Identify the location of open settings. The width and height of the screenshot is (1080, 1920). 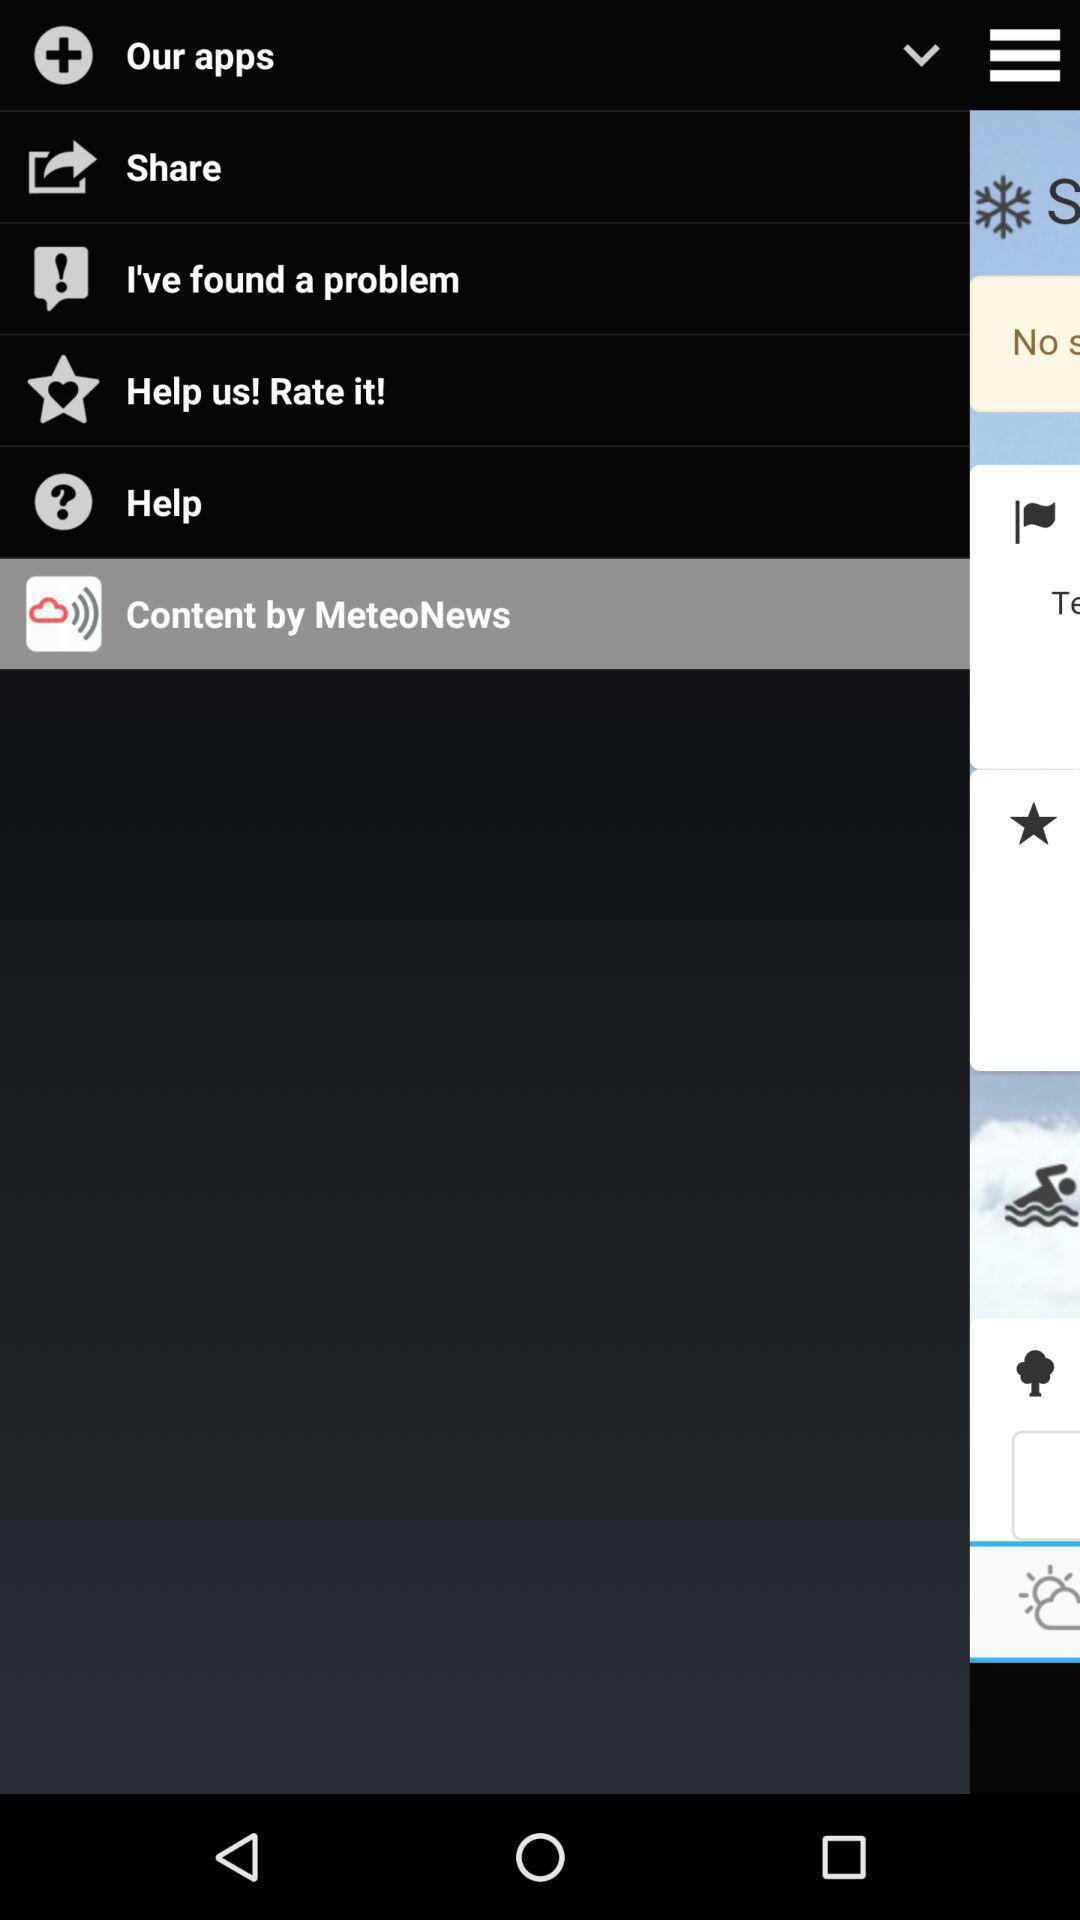
(1024, 55).